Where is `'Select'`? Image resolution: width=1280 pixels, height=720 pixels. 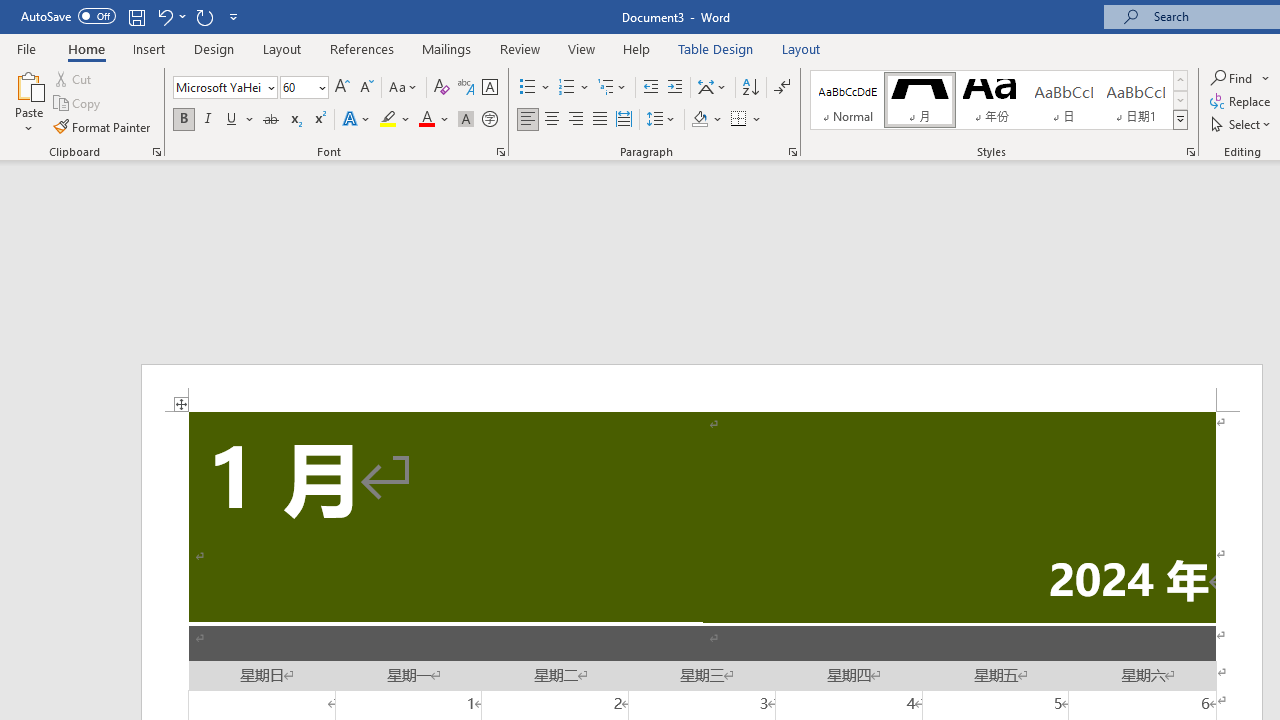 'Select' is located at coordinates (1241, 124).